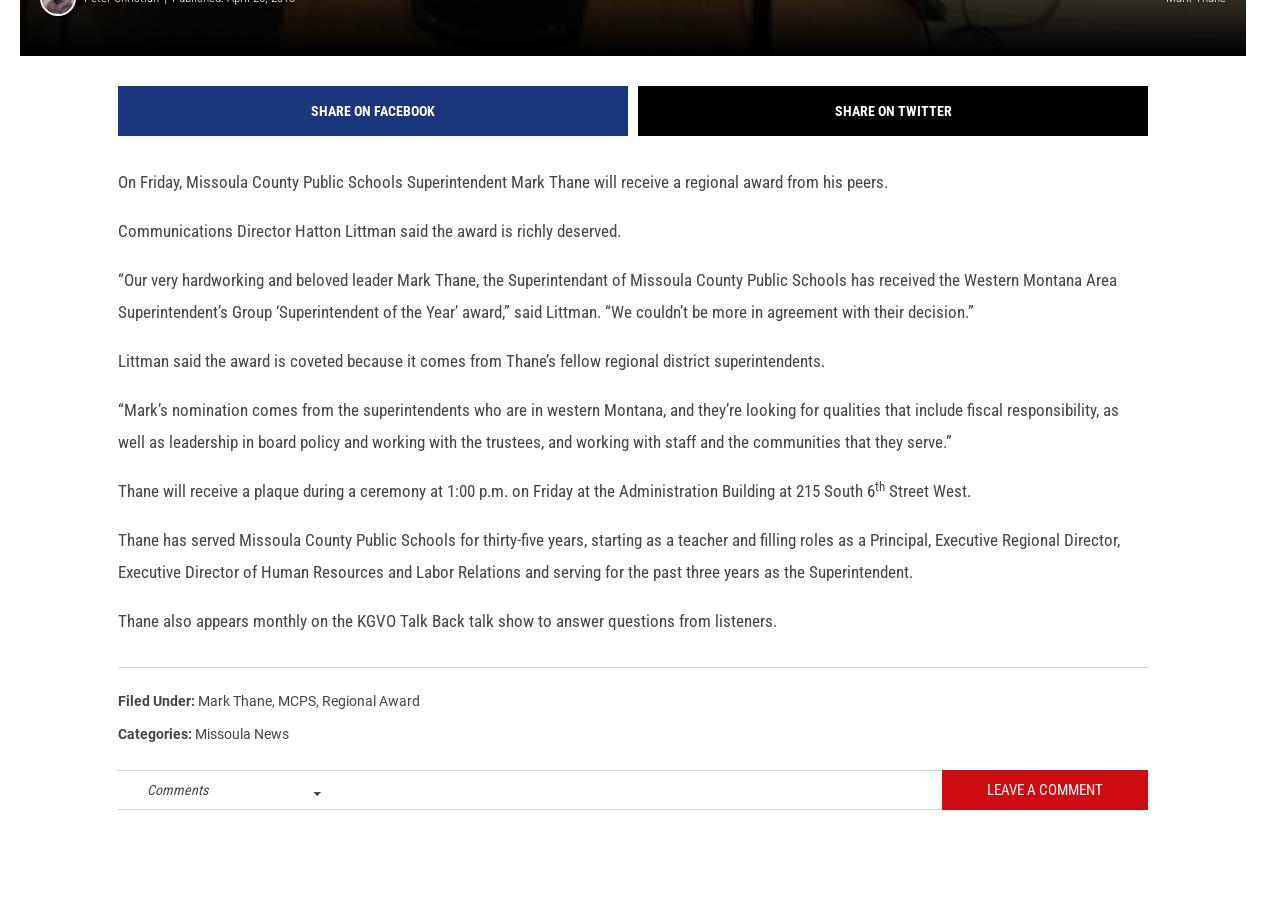 The width and height of the screenshot is (1286, 906). I want to click on 'Published: April 26, 2018', so click(233, 23).